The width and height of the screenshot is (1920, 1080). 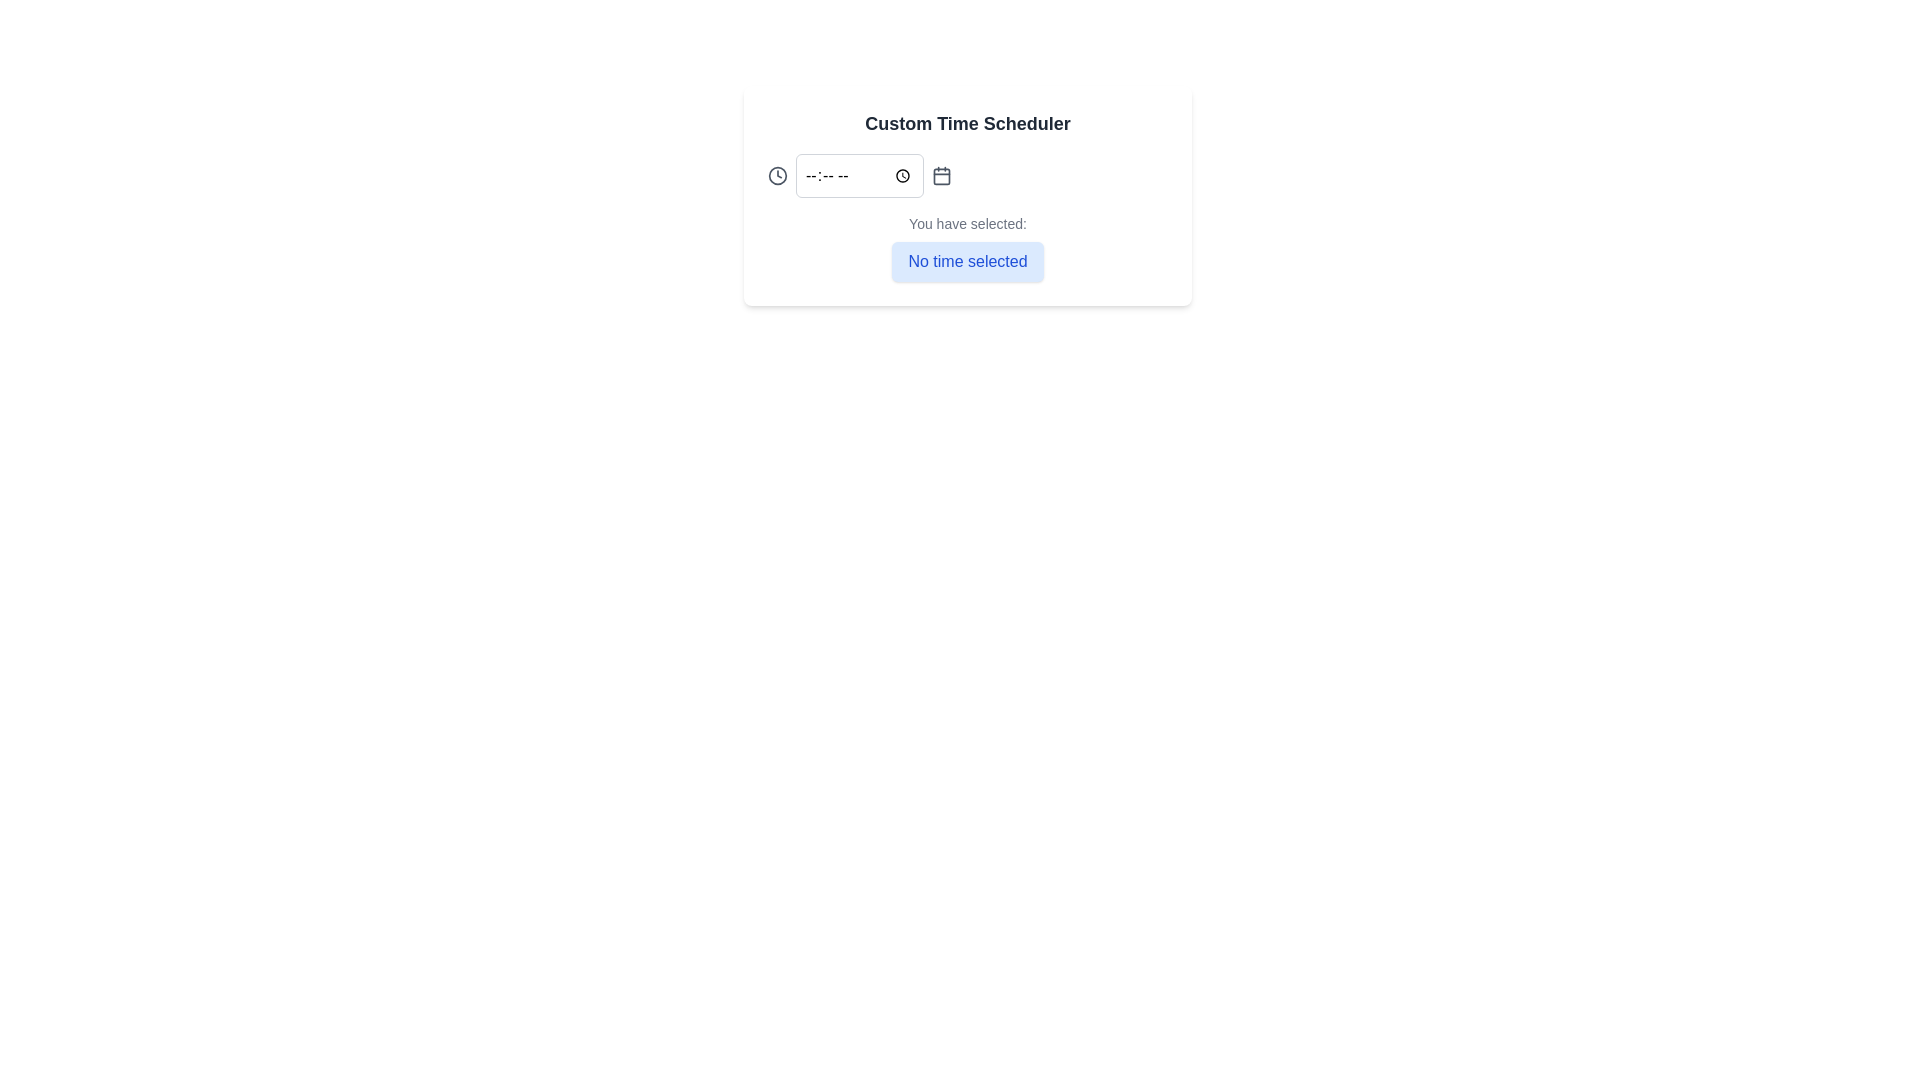 I want to click on the calendar icon component located next to the time selection field, which is a square shape with rounded corners, so click(x=940, y=175).